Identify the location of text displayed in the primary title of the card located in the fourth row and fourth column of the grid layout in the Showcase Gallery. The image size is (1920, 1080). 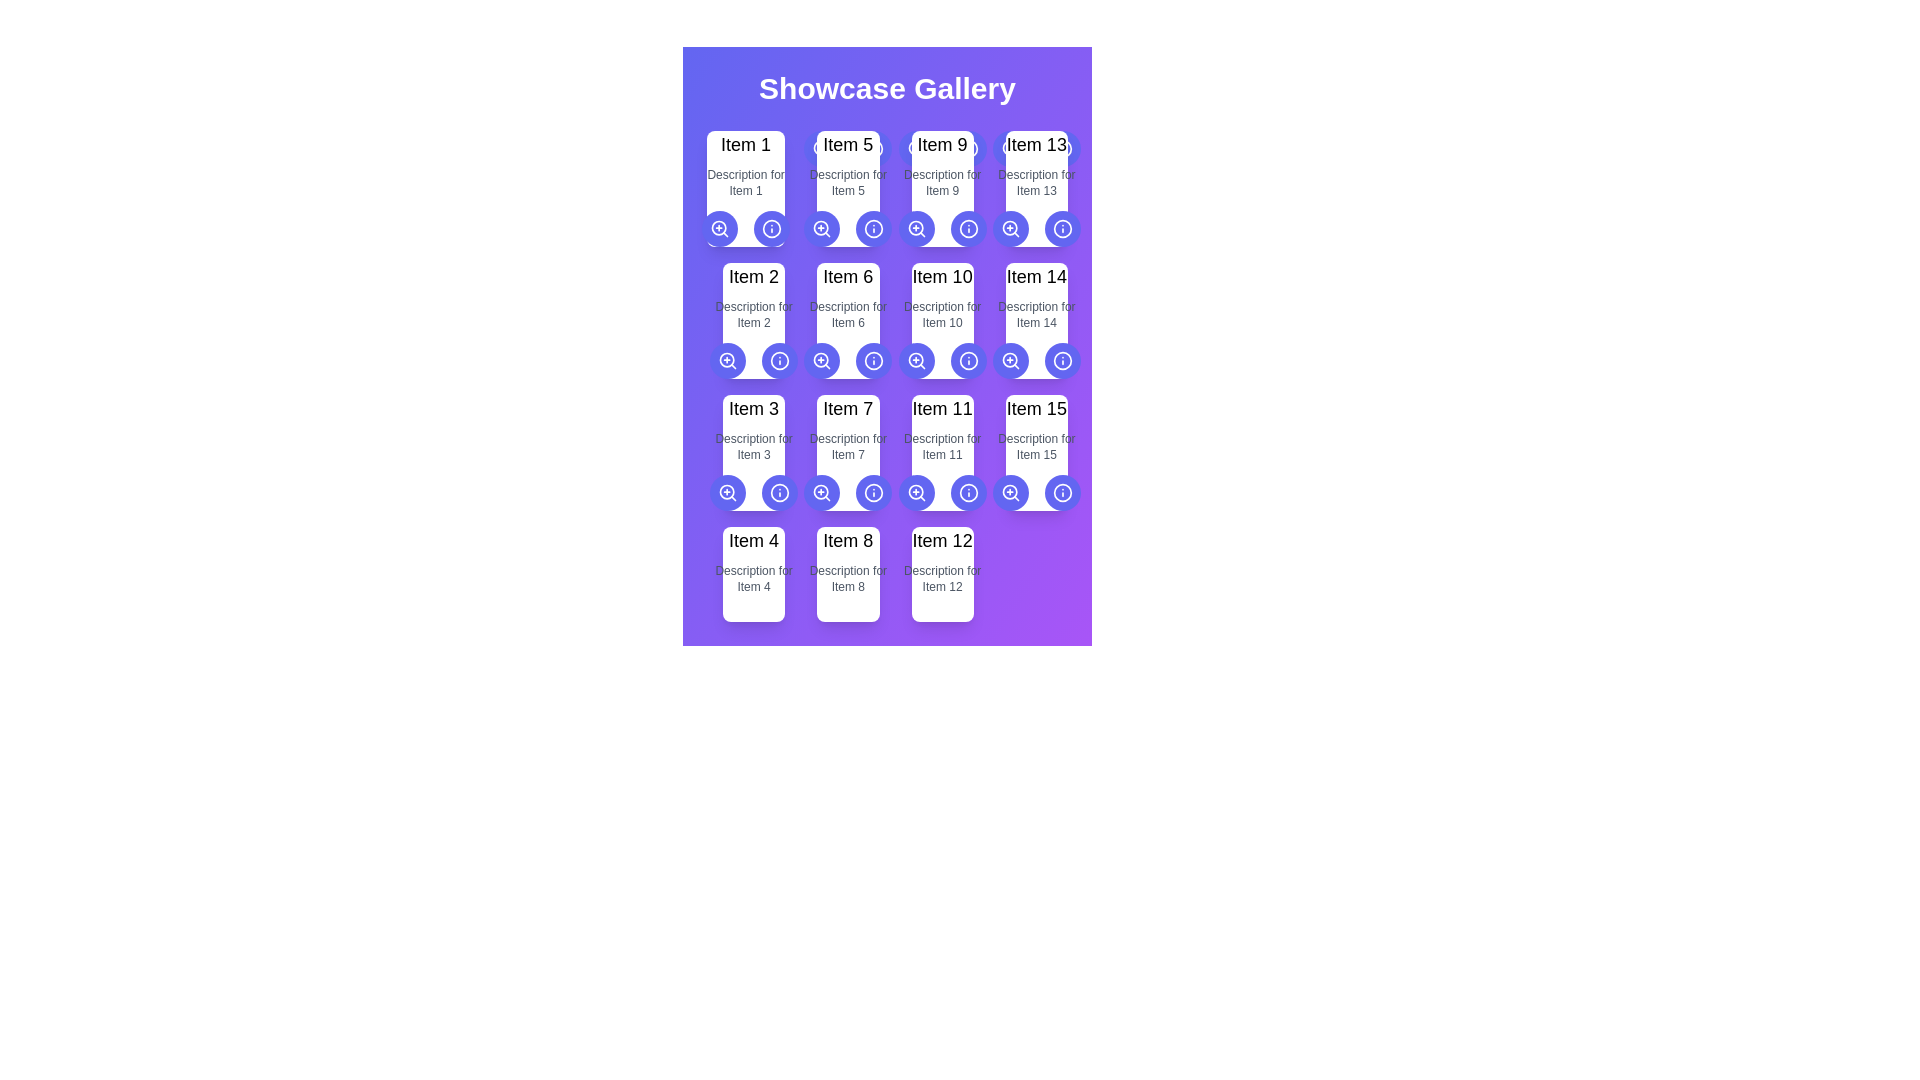
(1036, 277).